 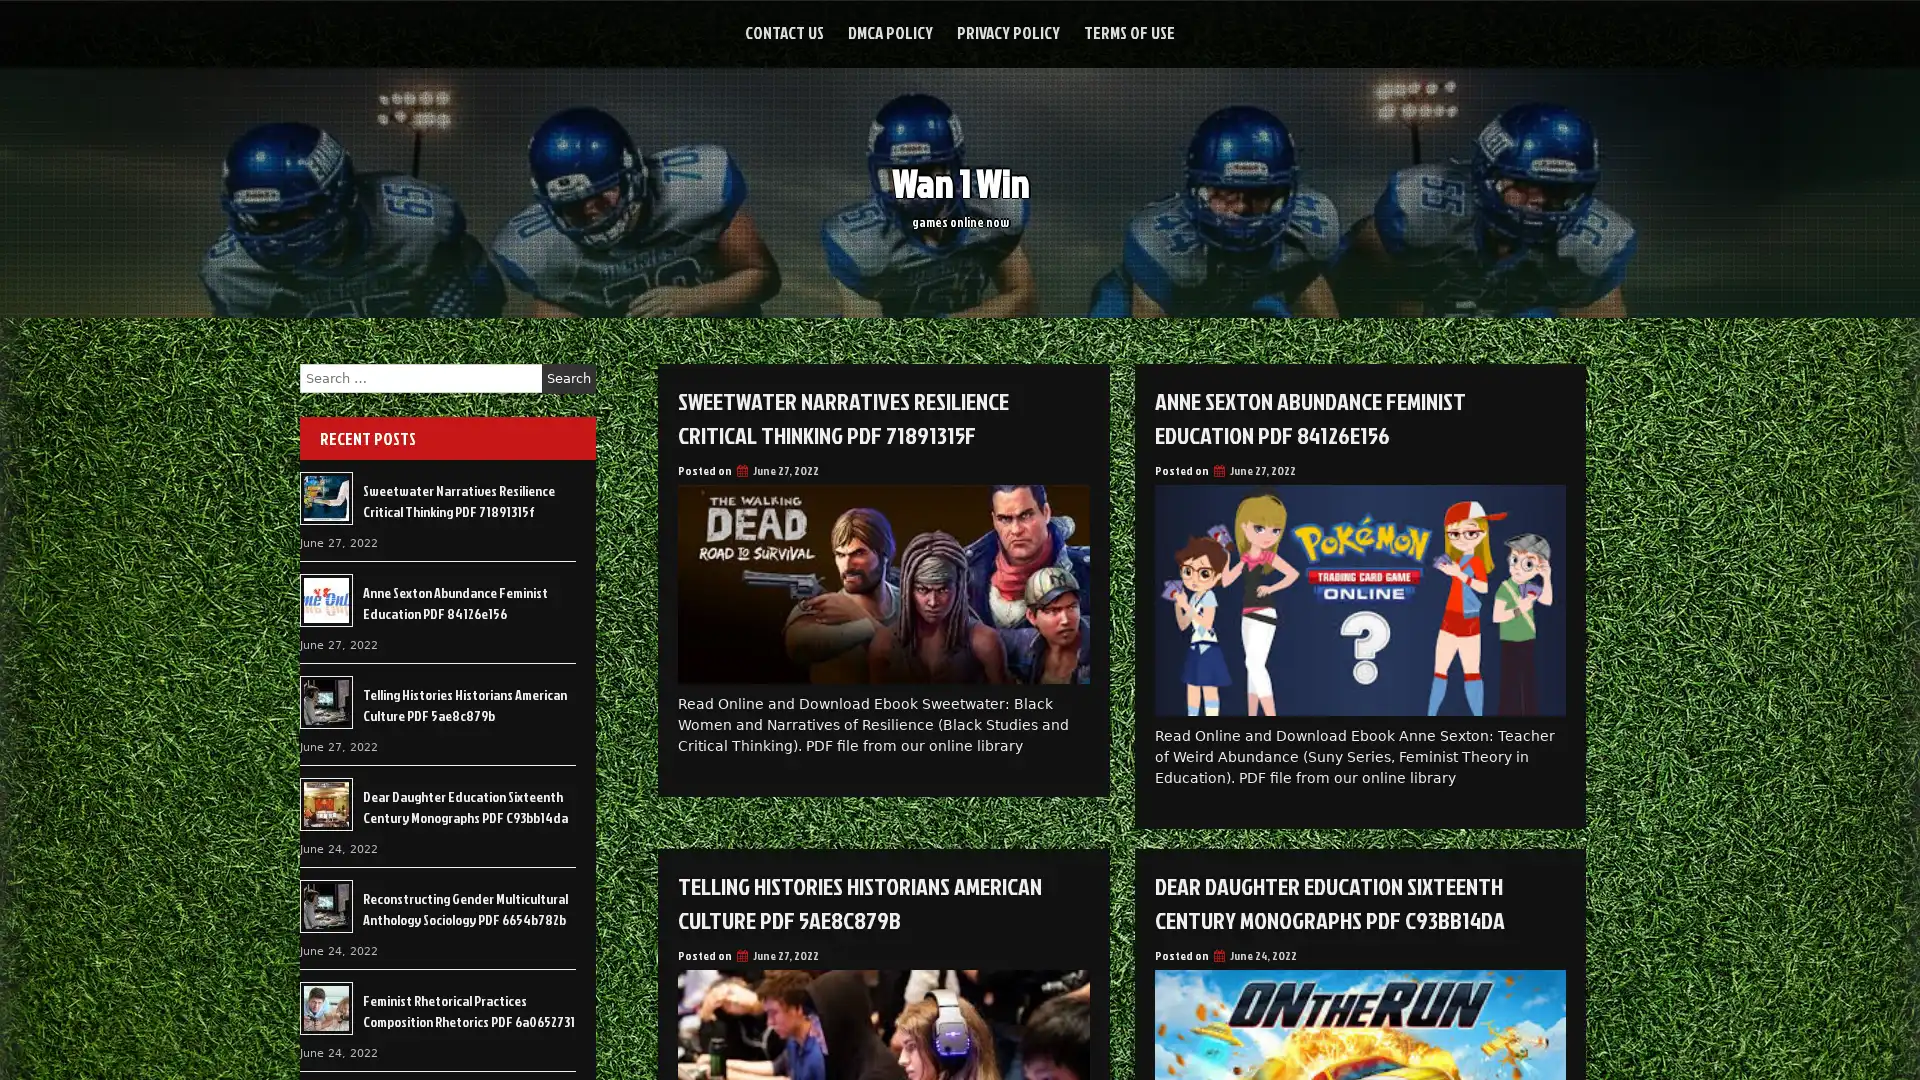 I want to click on Search, so click(x=568, y=378).